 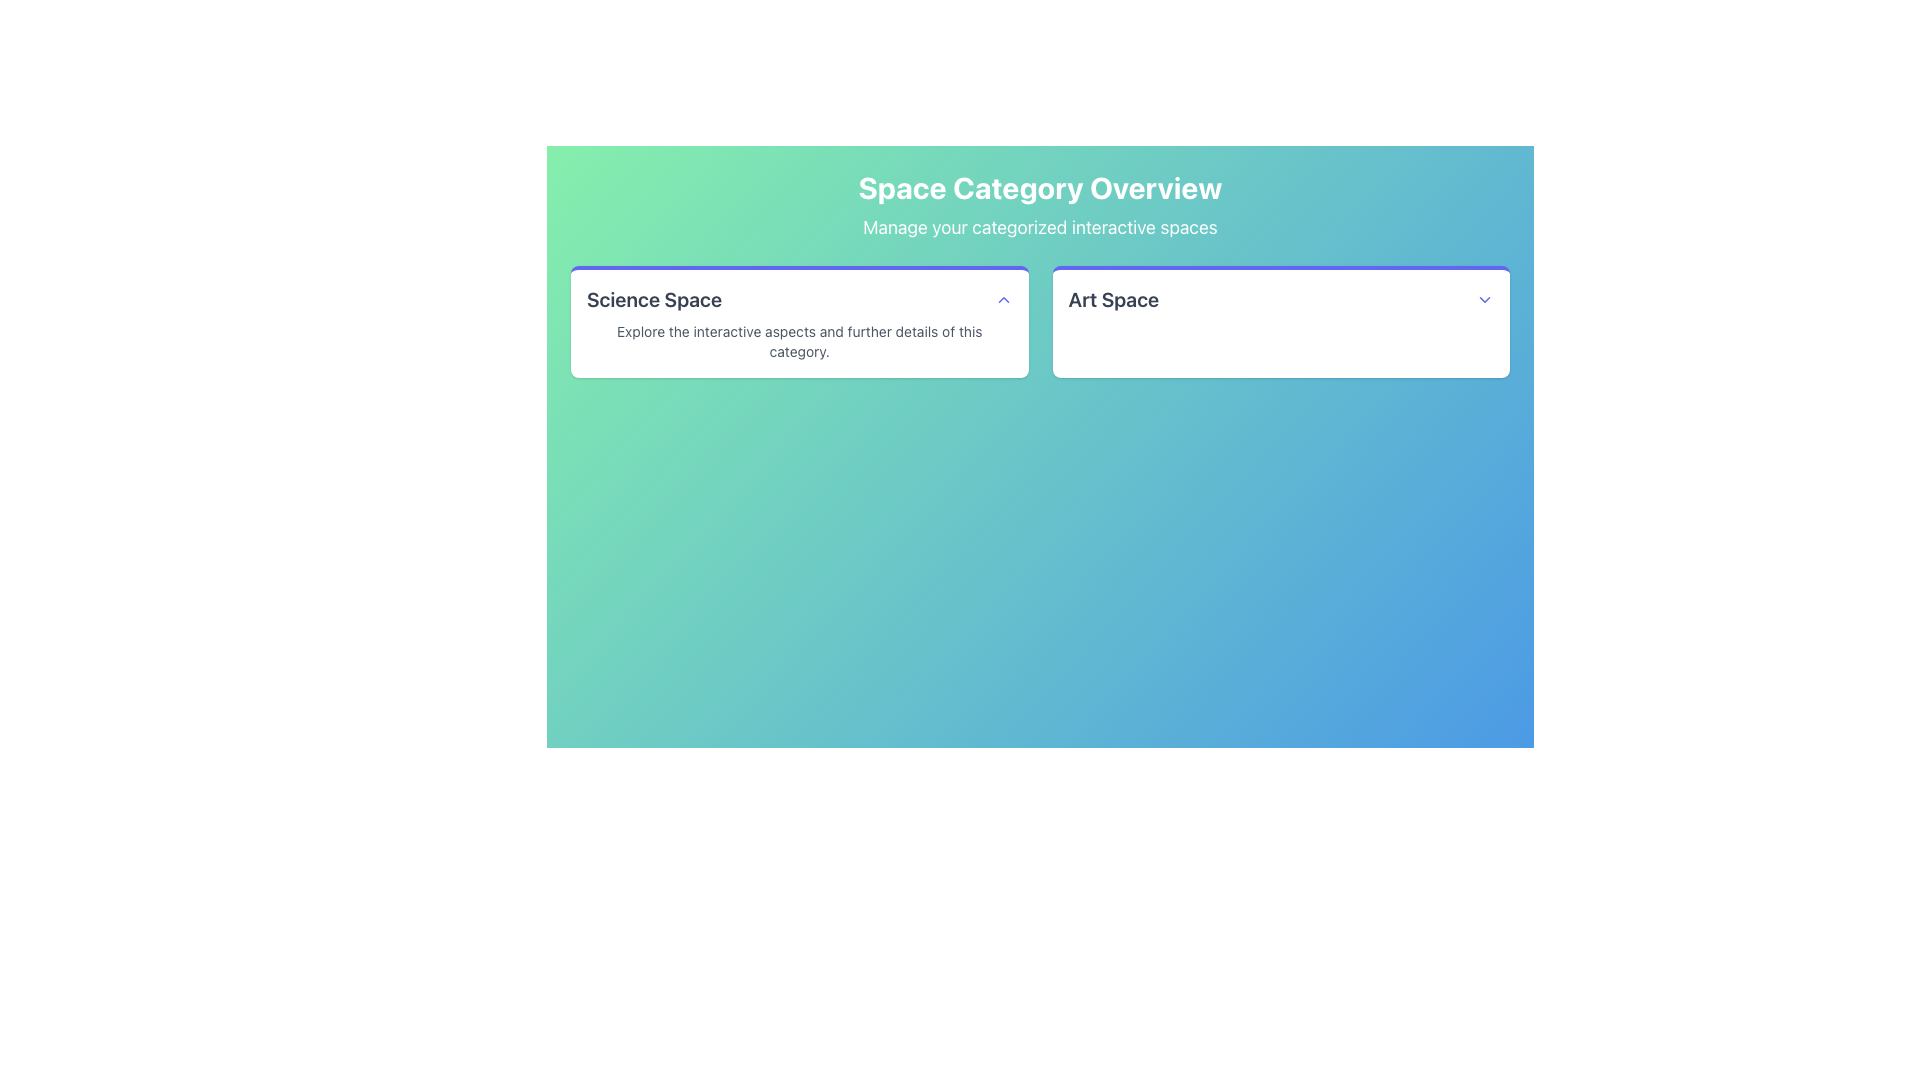 I want to click on the 'Science Space' text label, which is displayed in a semibold, extra-large font in dark gray, located at the top-left corner of a card-like structure, so click(x=654, y=300).